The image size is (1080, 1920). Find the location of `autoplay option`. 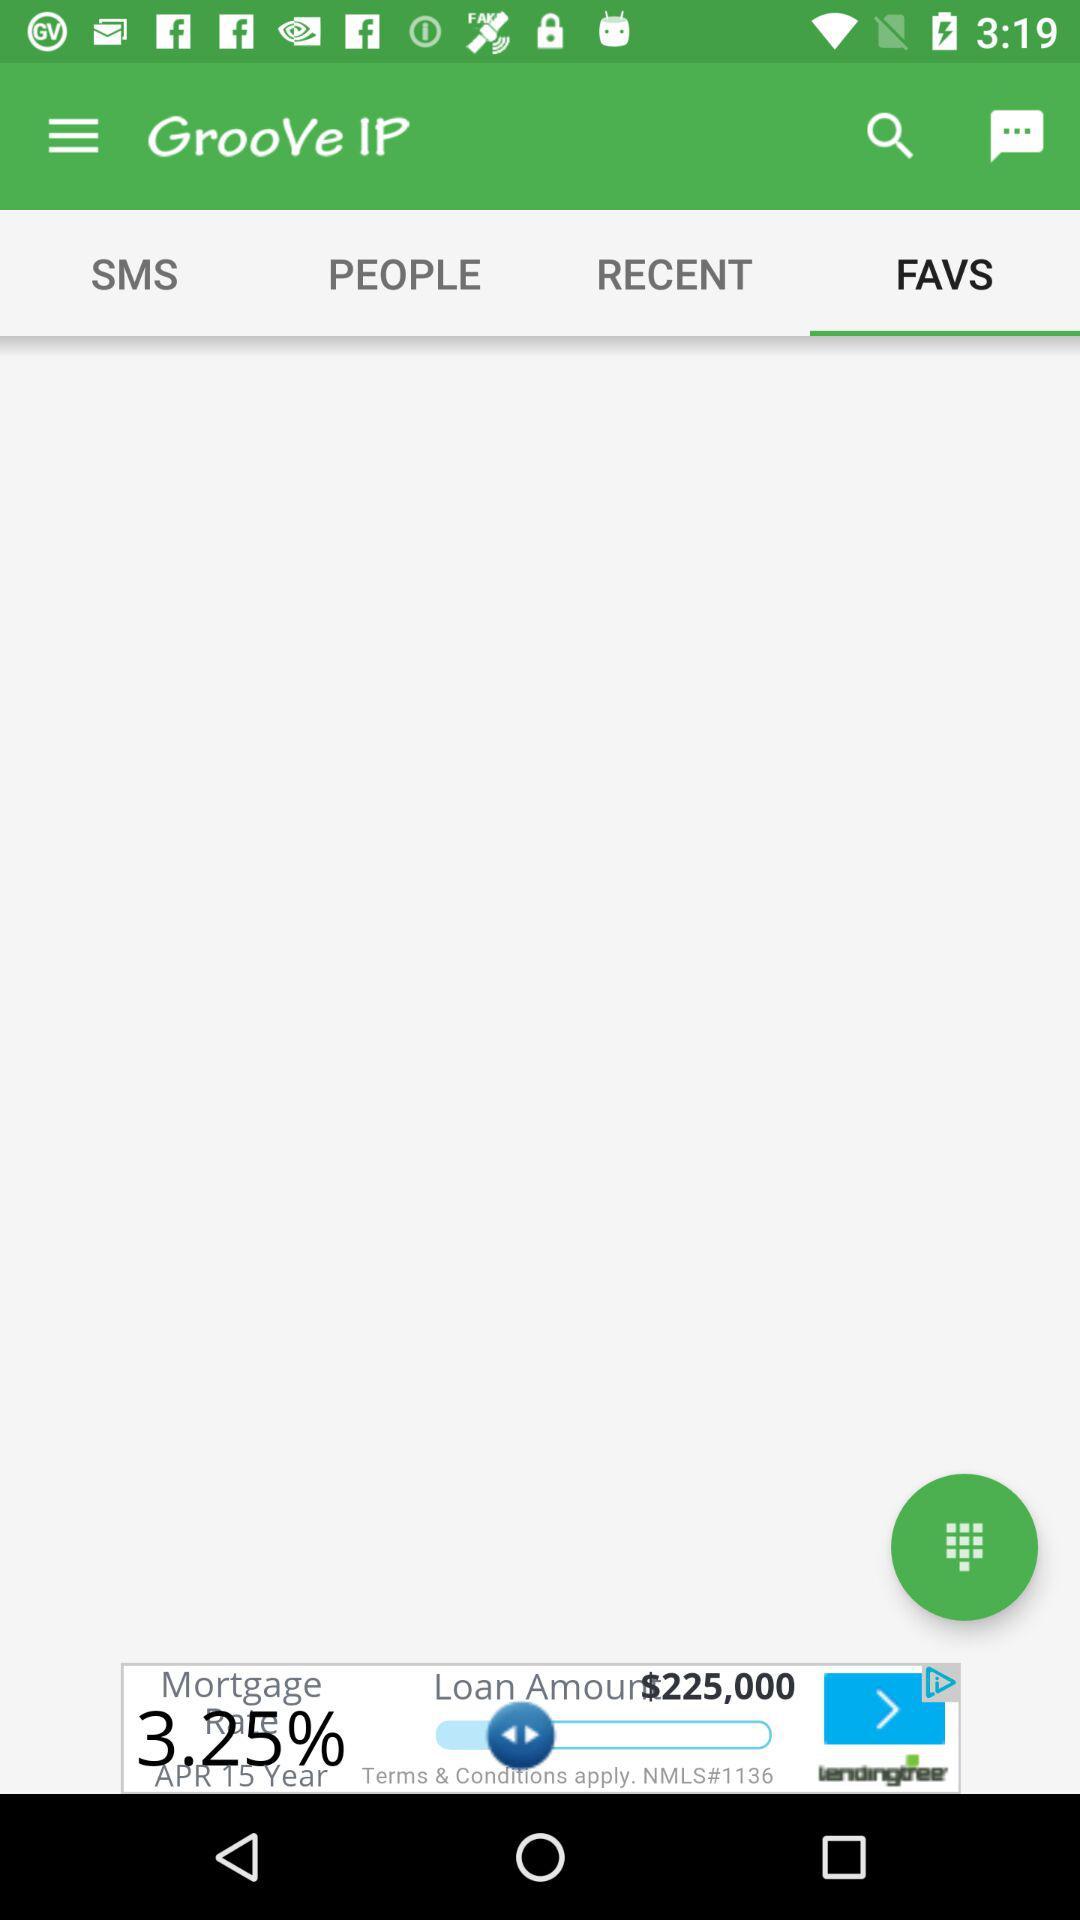

autoplay option is located at coordinates (540, 1727).